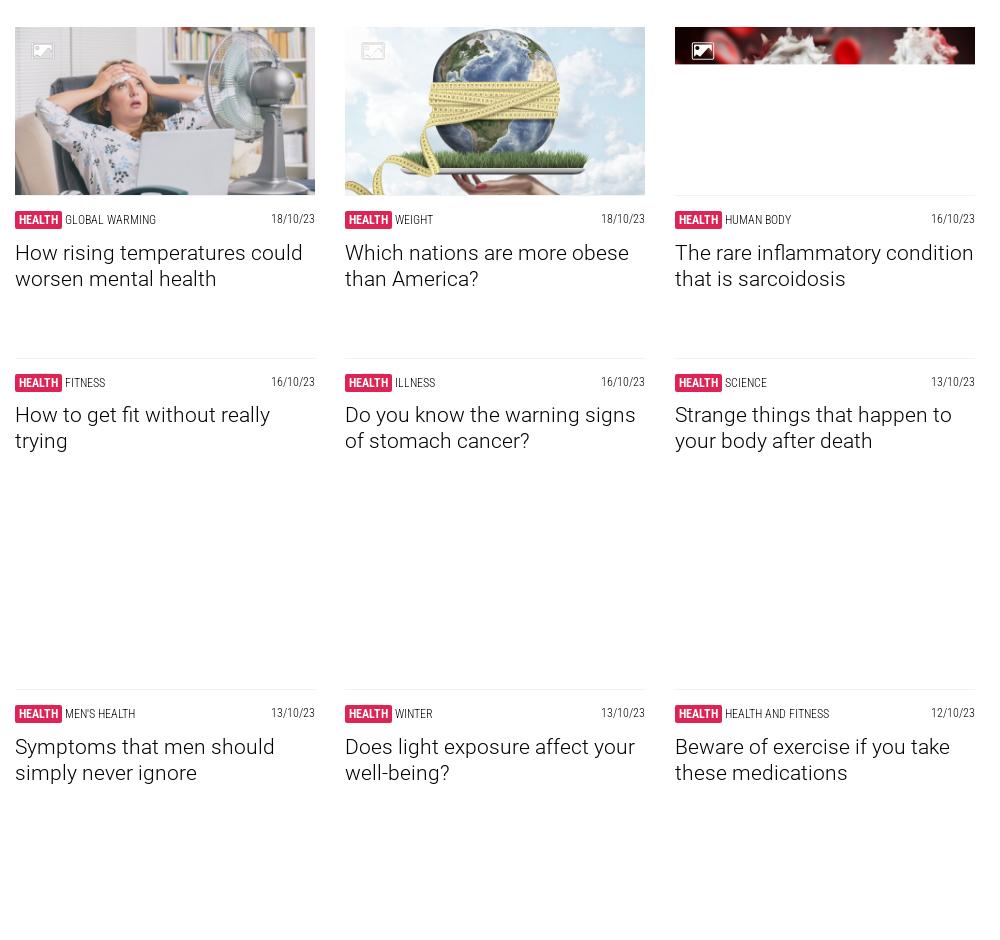 Image resolution: width=1000 pixels, height=940 pixels. Describe the element at coordinates (486, 264) in the screenshot. I see `'Which nations are more obese than America?'` at that location.